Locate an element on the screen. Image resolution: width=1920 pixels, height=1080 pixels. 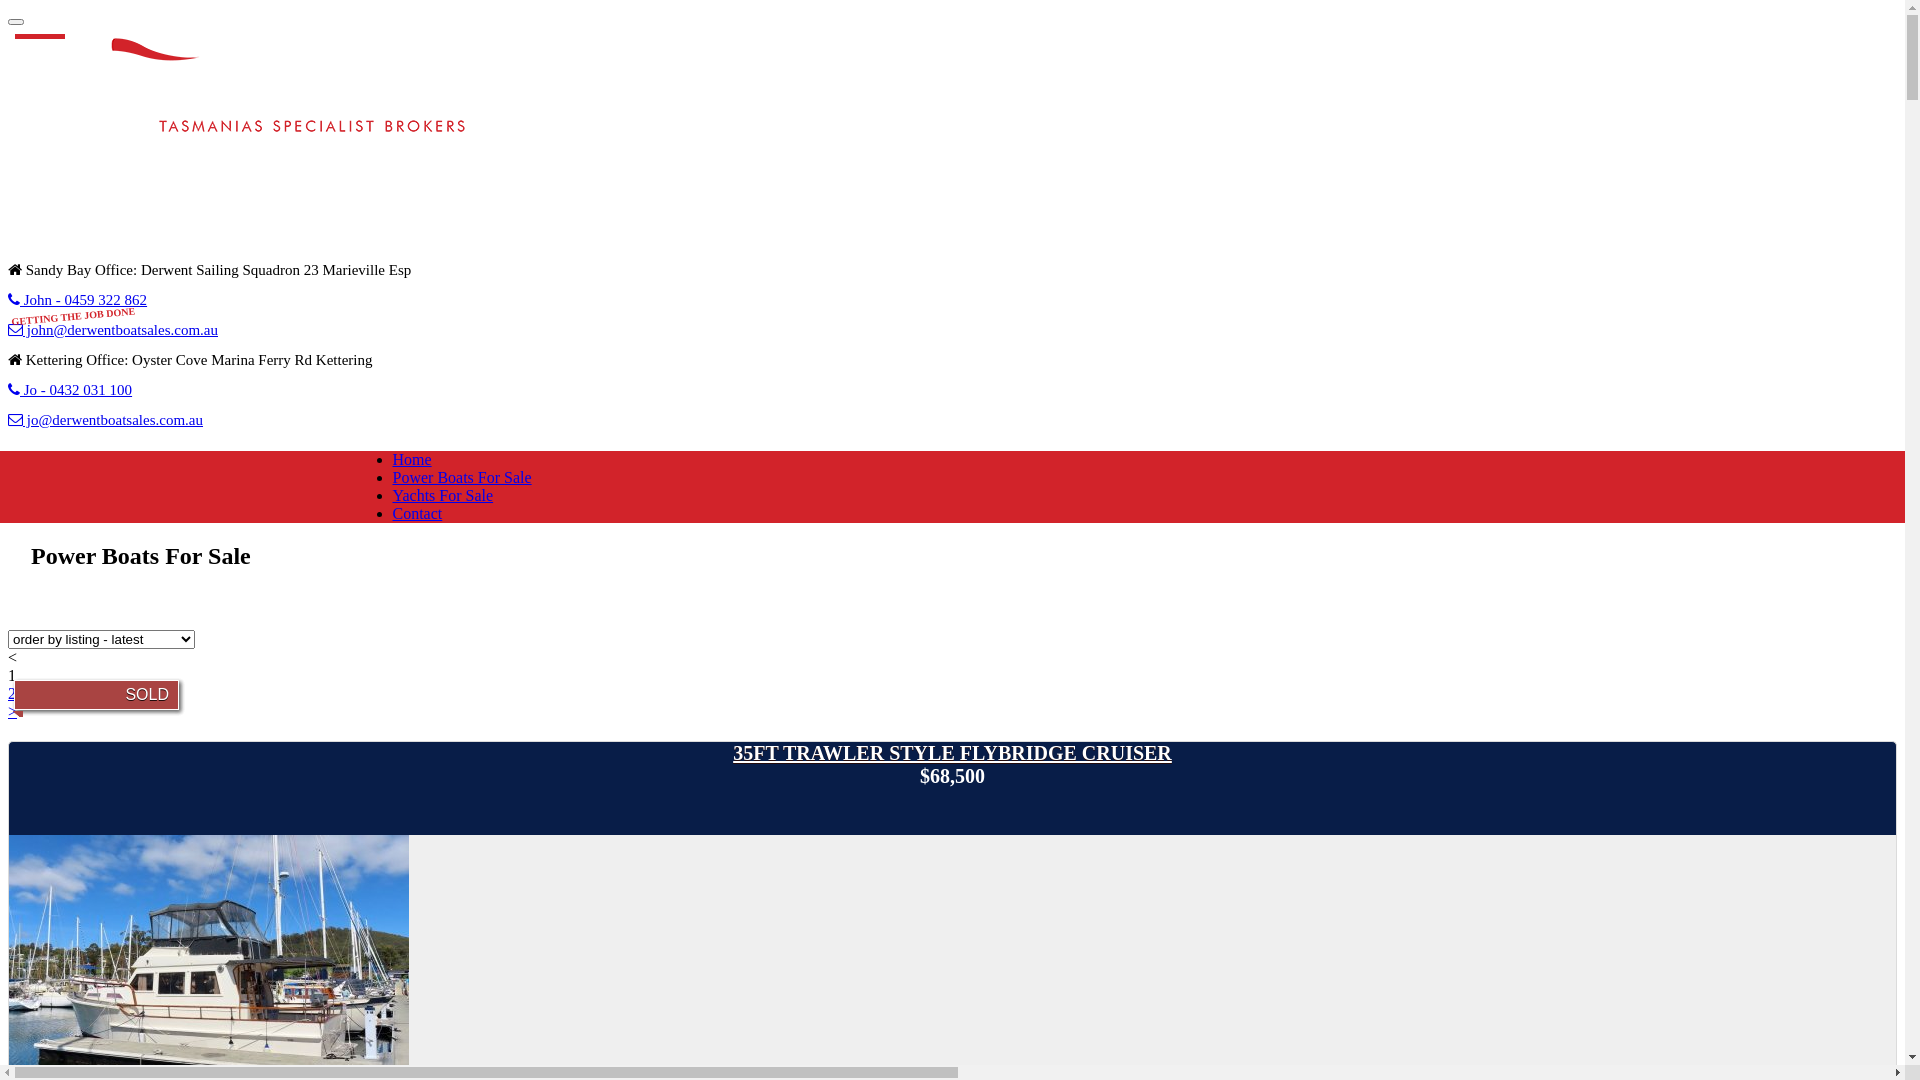
'Derwent Boat Sales' is located at coordinates (252, 111).